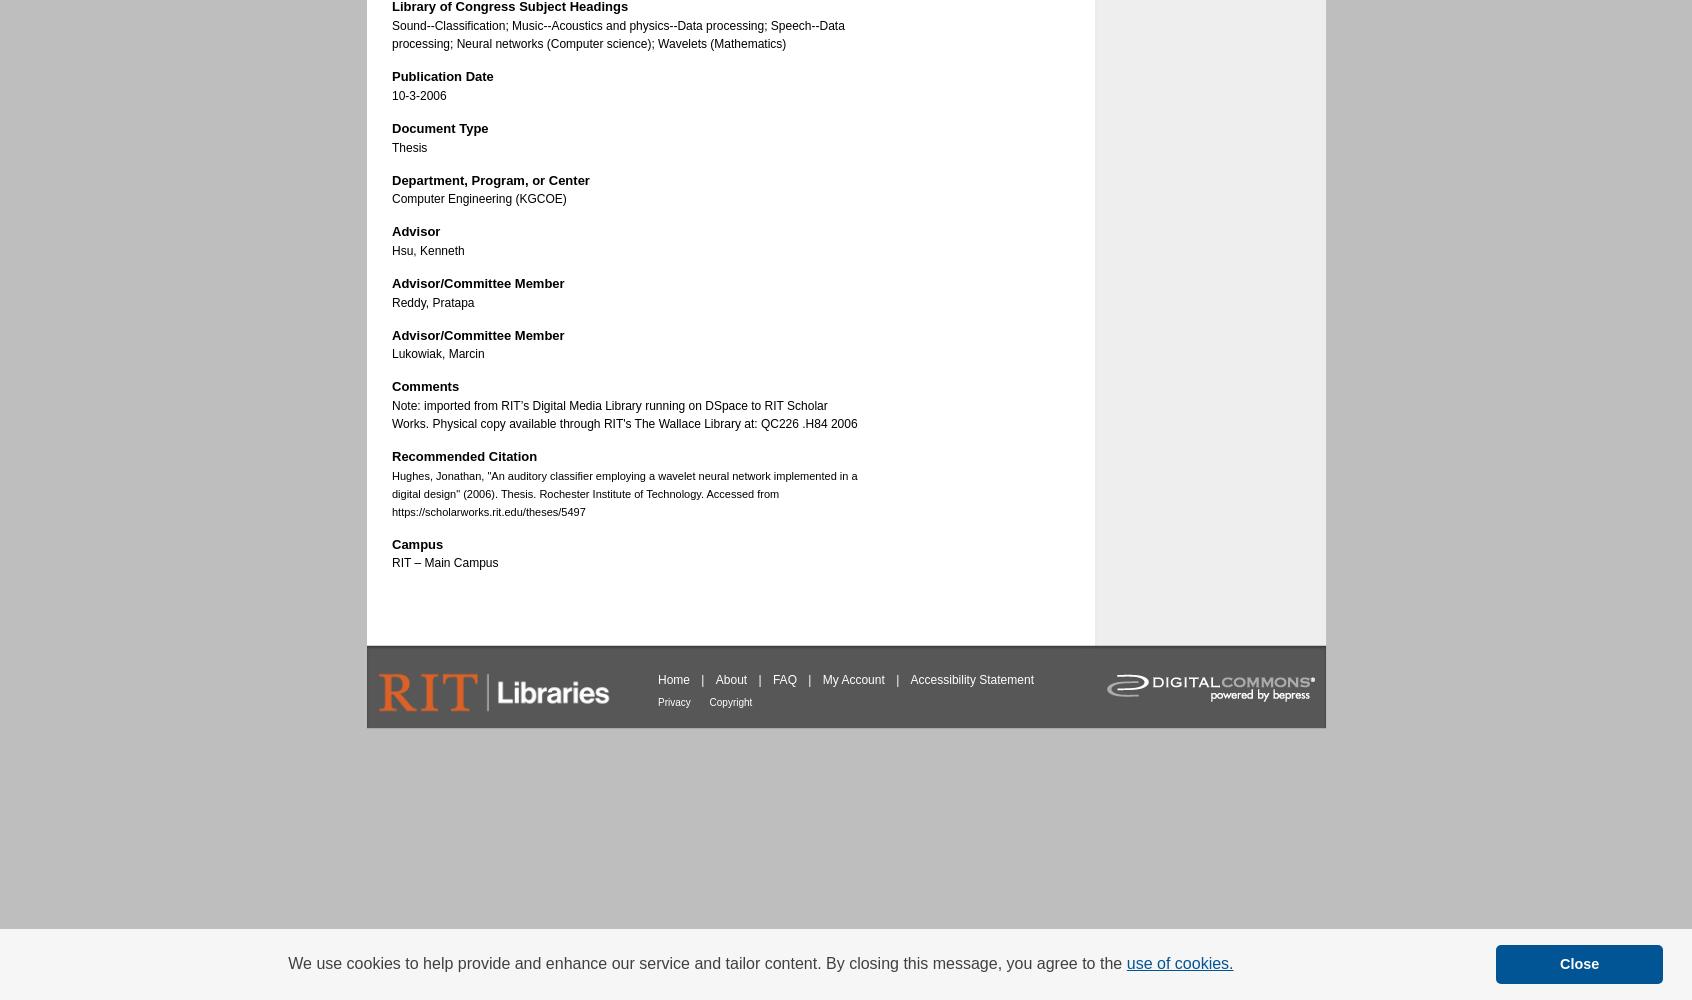 Image resolution: width=1692 pixels, height=1000 pixels. What do you see at coordinates (731, 680) in the screenshot?
I see `'About'` at bounding box center [731, 680].